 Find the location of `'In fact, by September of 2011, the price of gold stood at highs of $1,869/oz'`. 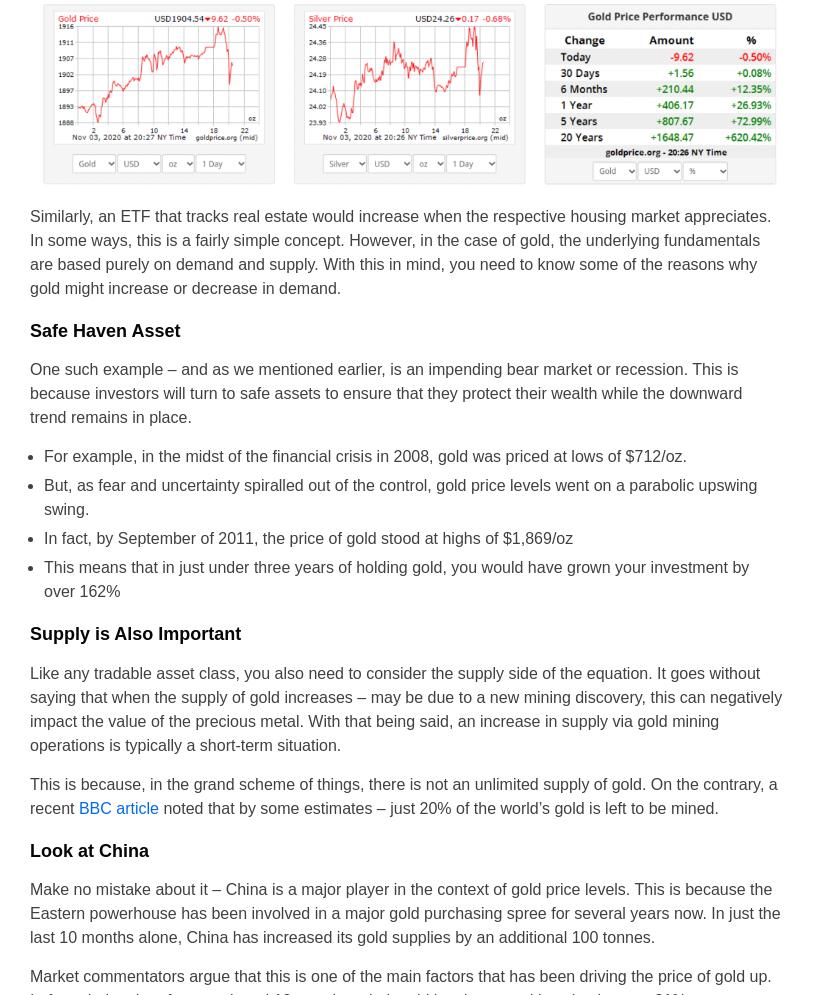

'In fact, by September of 2011, the price of gold stood at highs of $1,869/oz' is located at coordinates (42, 538).